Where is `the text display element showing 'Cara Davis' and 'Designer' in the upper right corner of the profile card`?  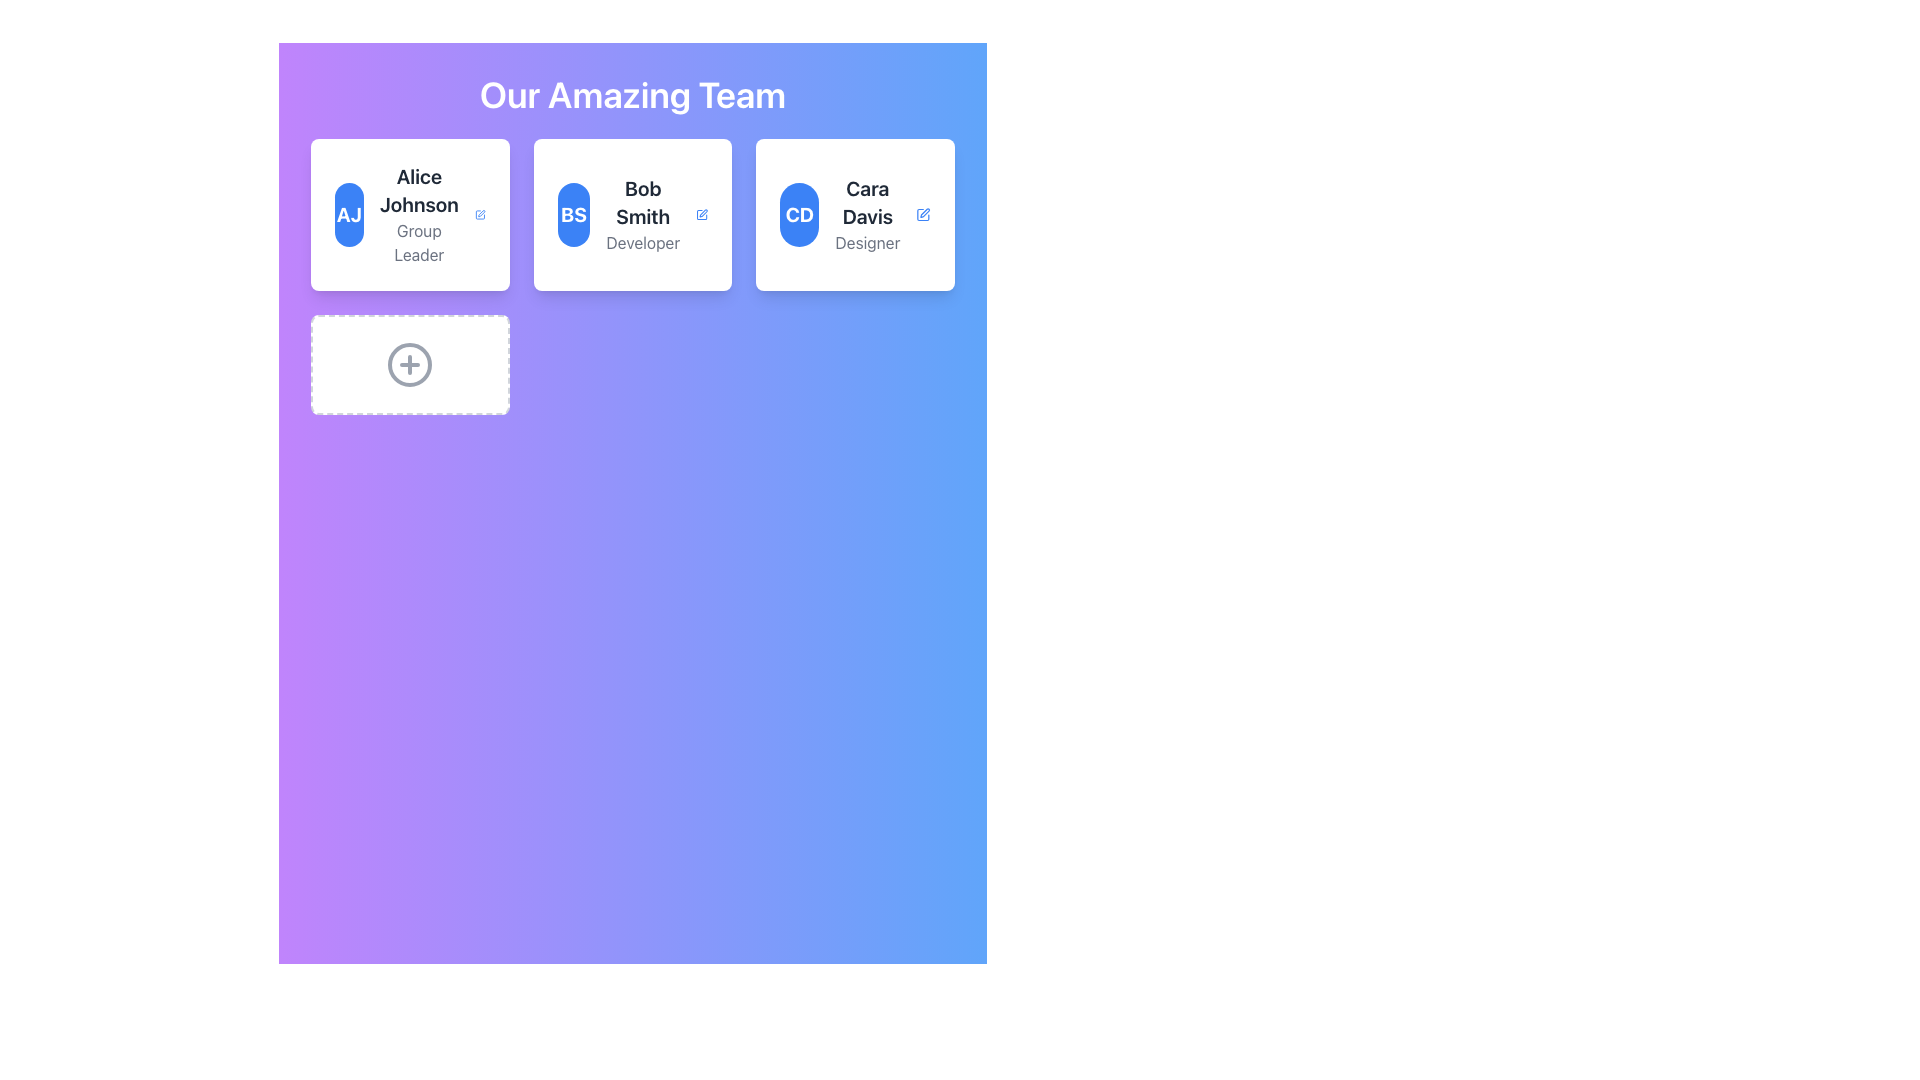 the text display element showing 'Cara Davis' and 'Designer' in the upper right corner of the profile card is located at coordinates (867, 215).